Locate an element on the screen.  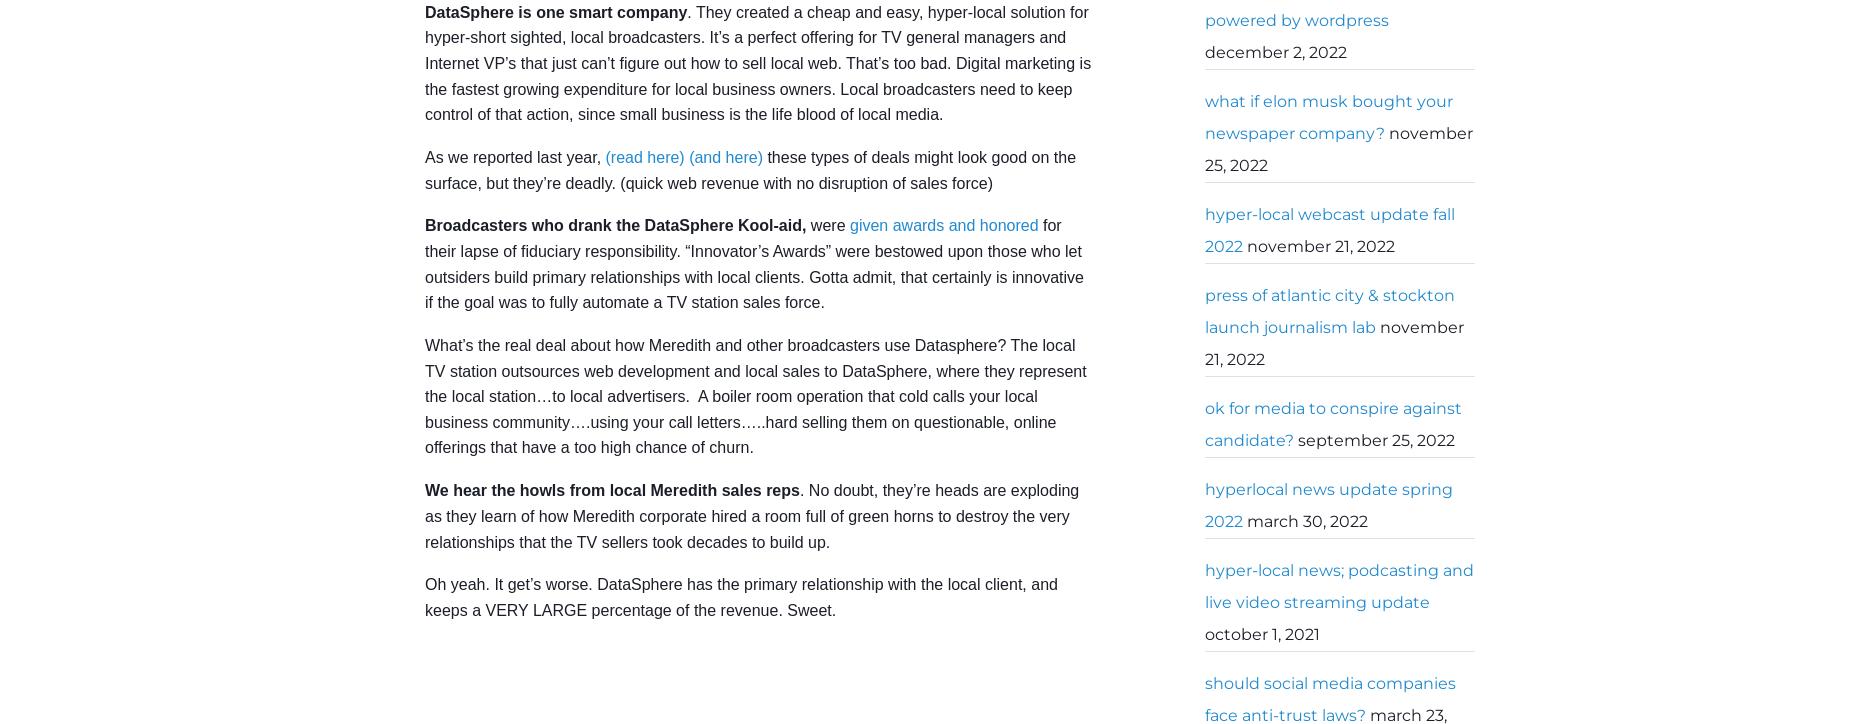
'OK for media to conspire against candidate?' is located at coordinates (1332, 424).